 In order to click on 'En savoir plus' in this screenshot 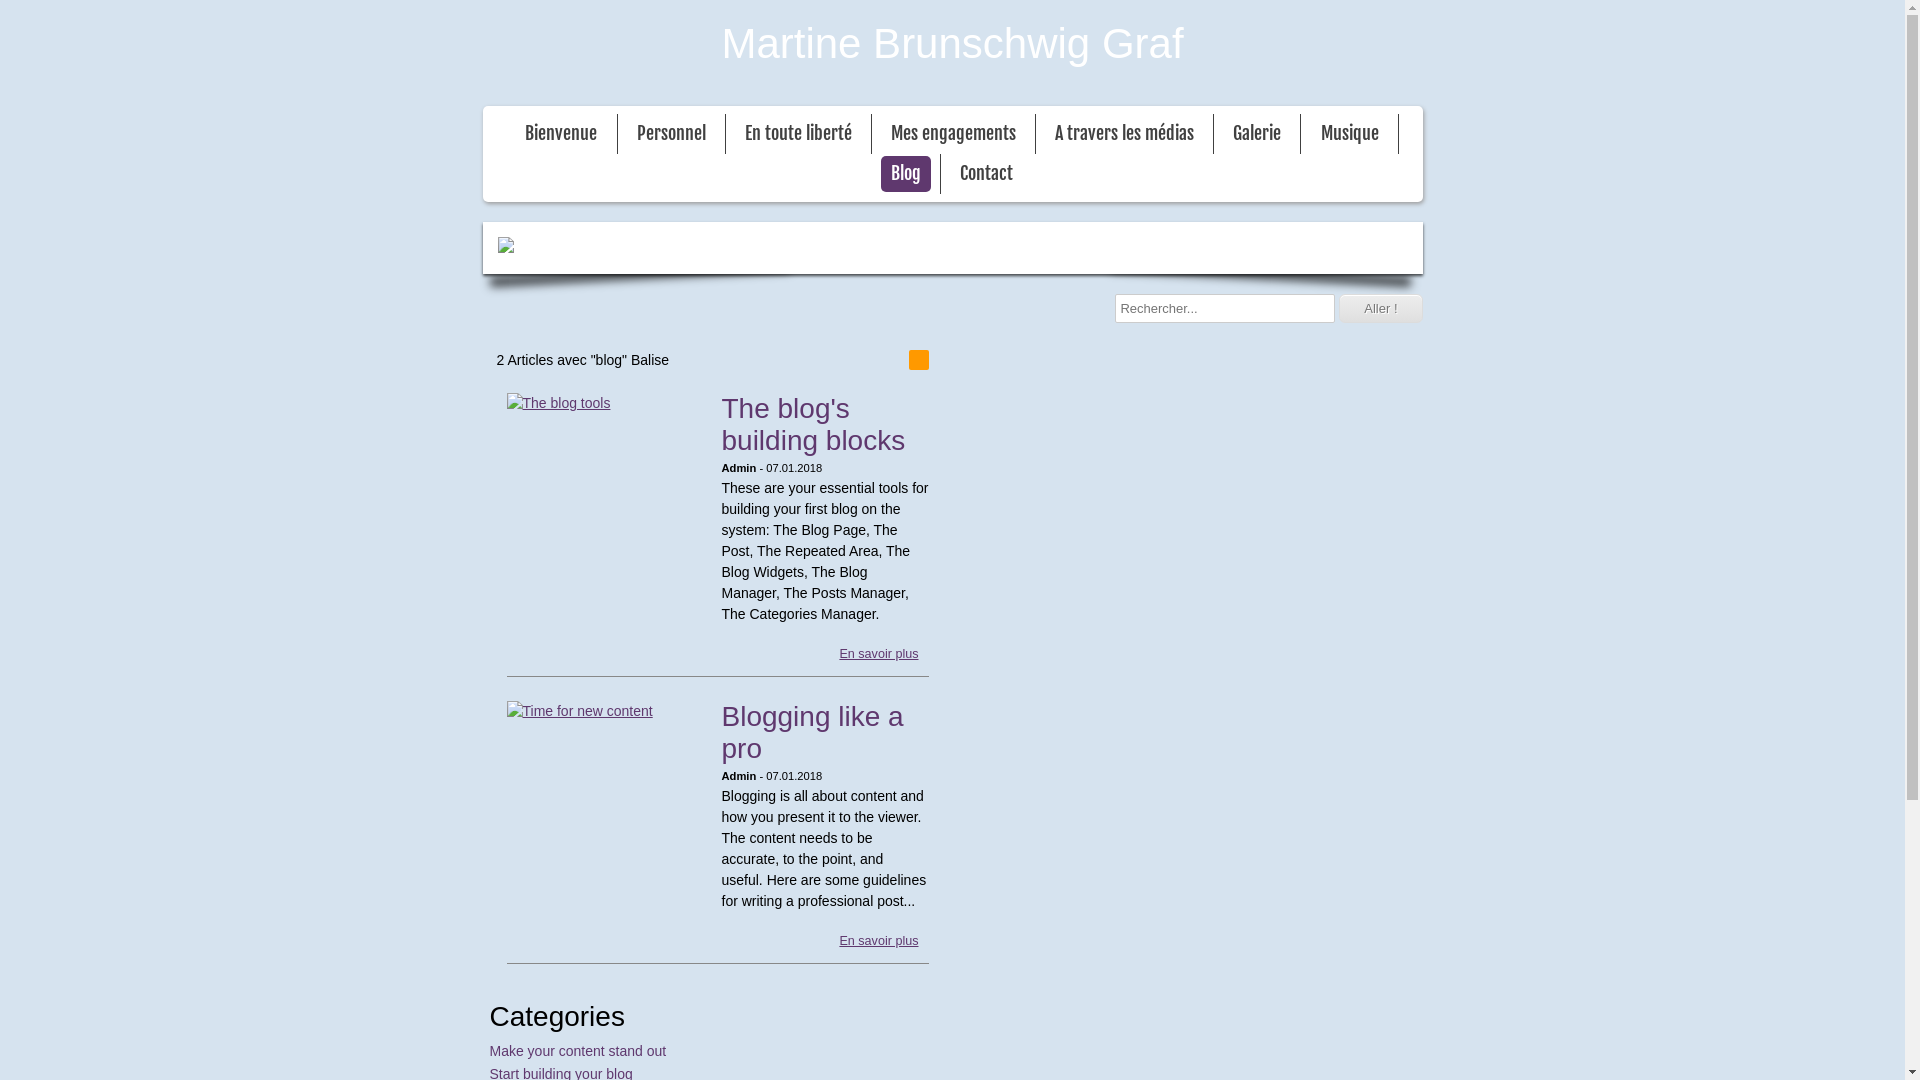, I will do `click(878, 654)`.